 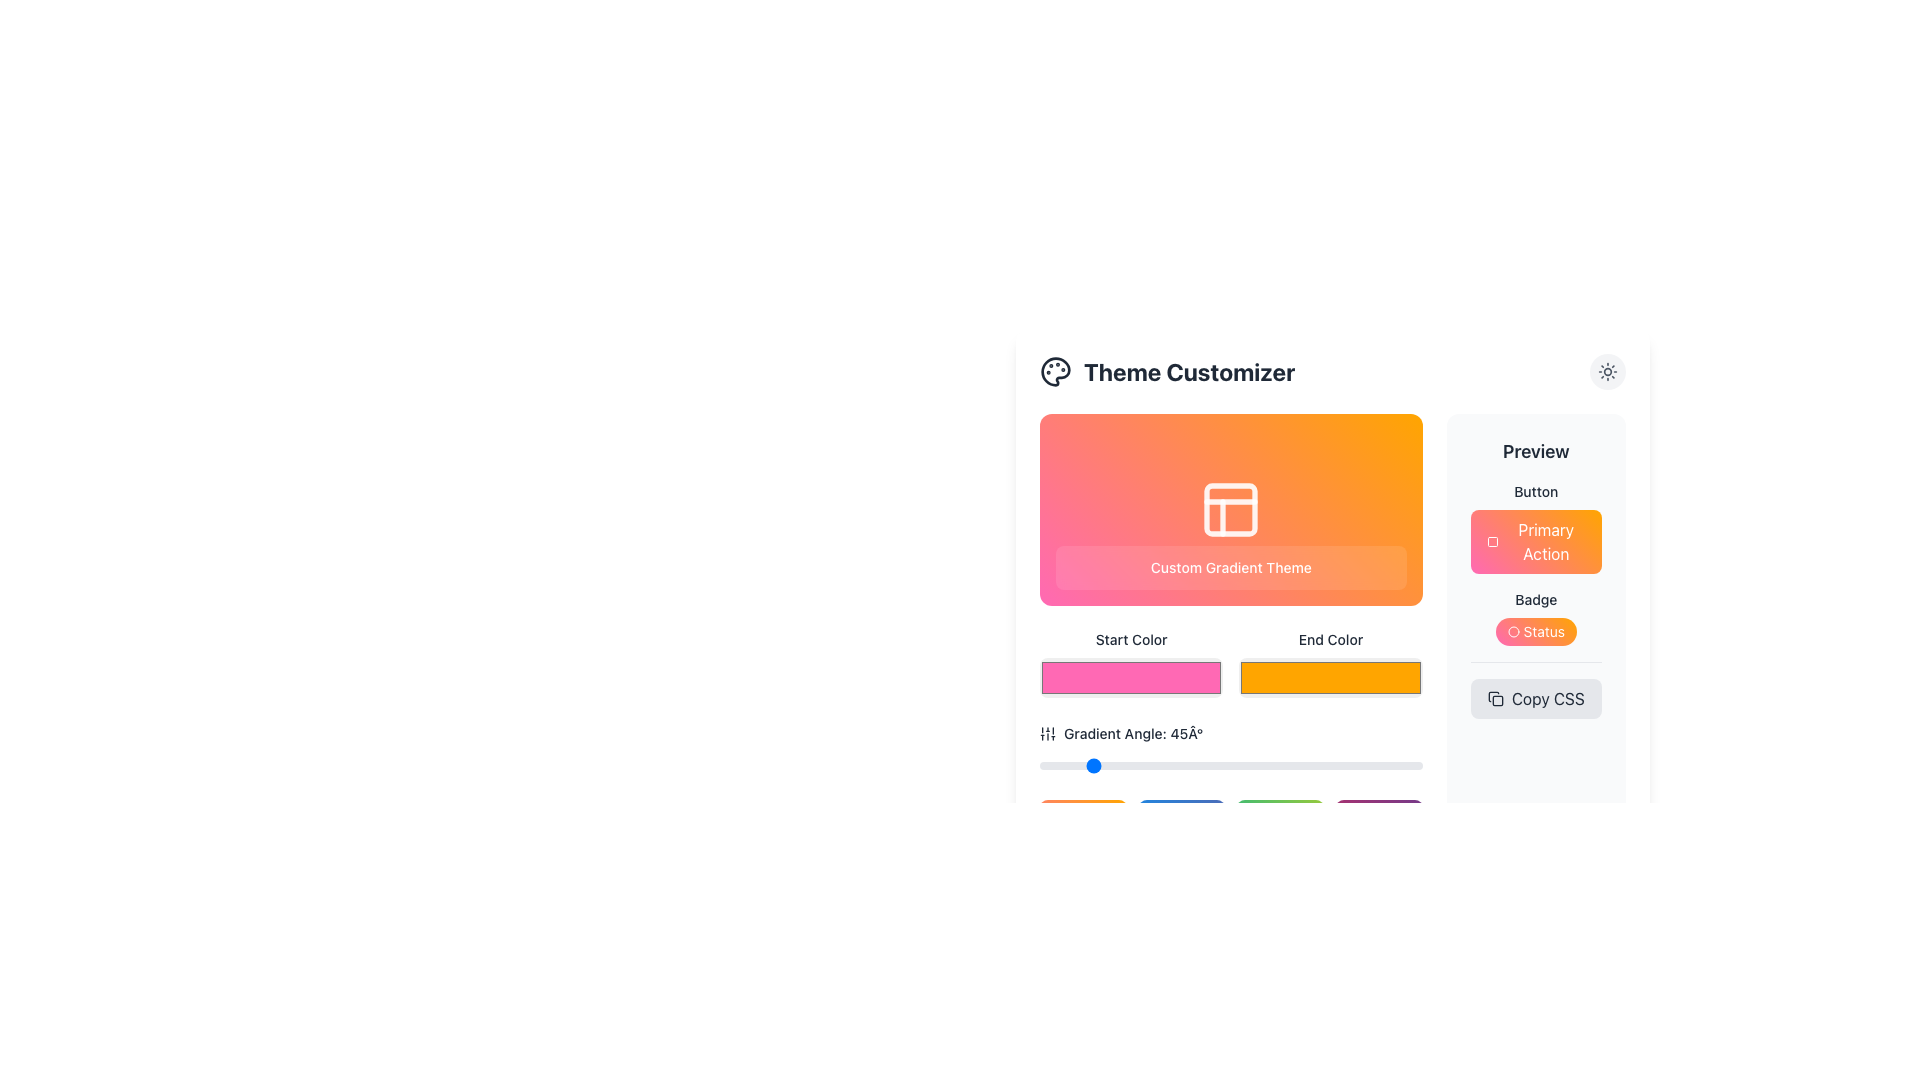 I want to click on the gradient angle slider, so click(x=1161, y=765).